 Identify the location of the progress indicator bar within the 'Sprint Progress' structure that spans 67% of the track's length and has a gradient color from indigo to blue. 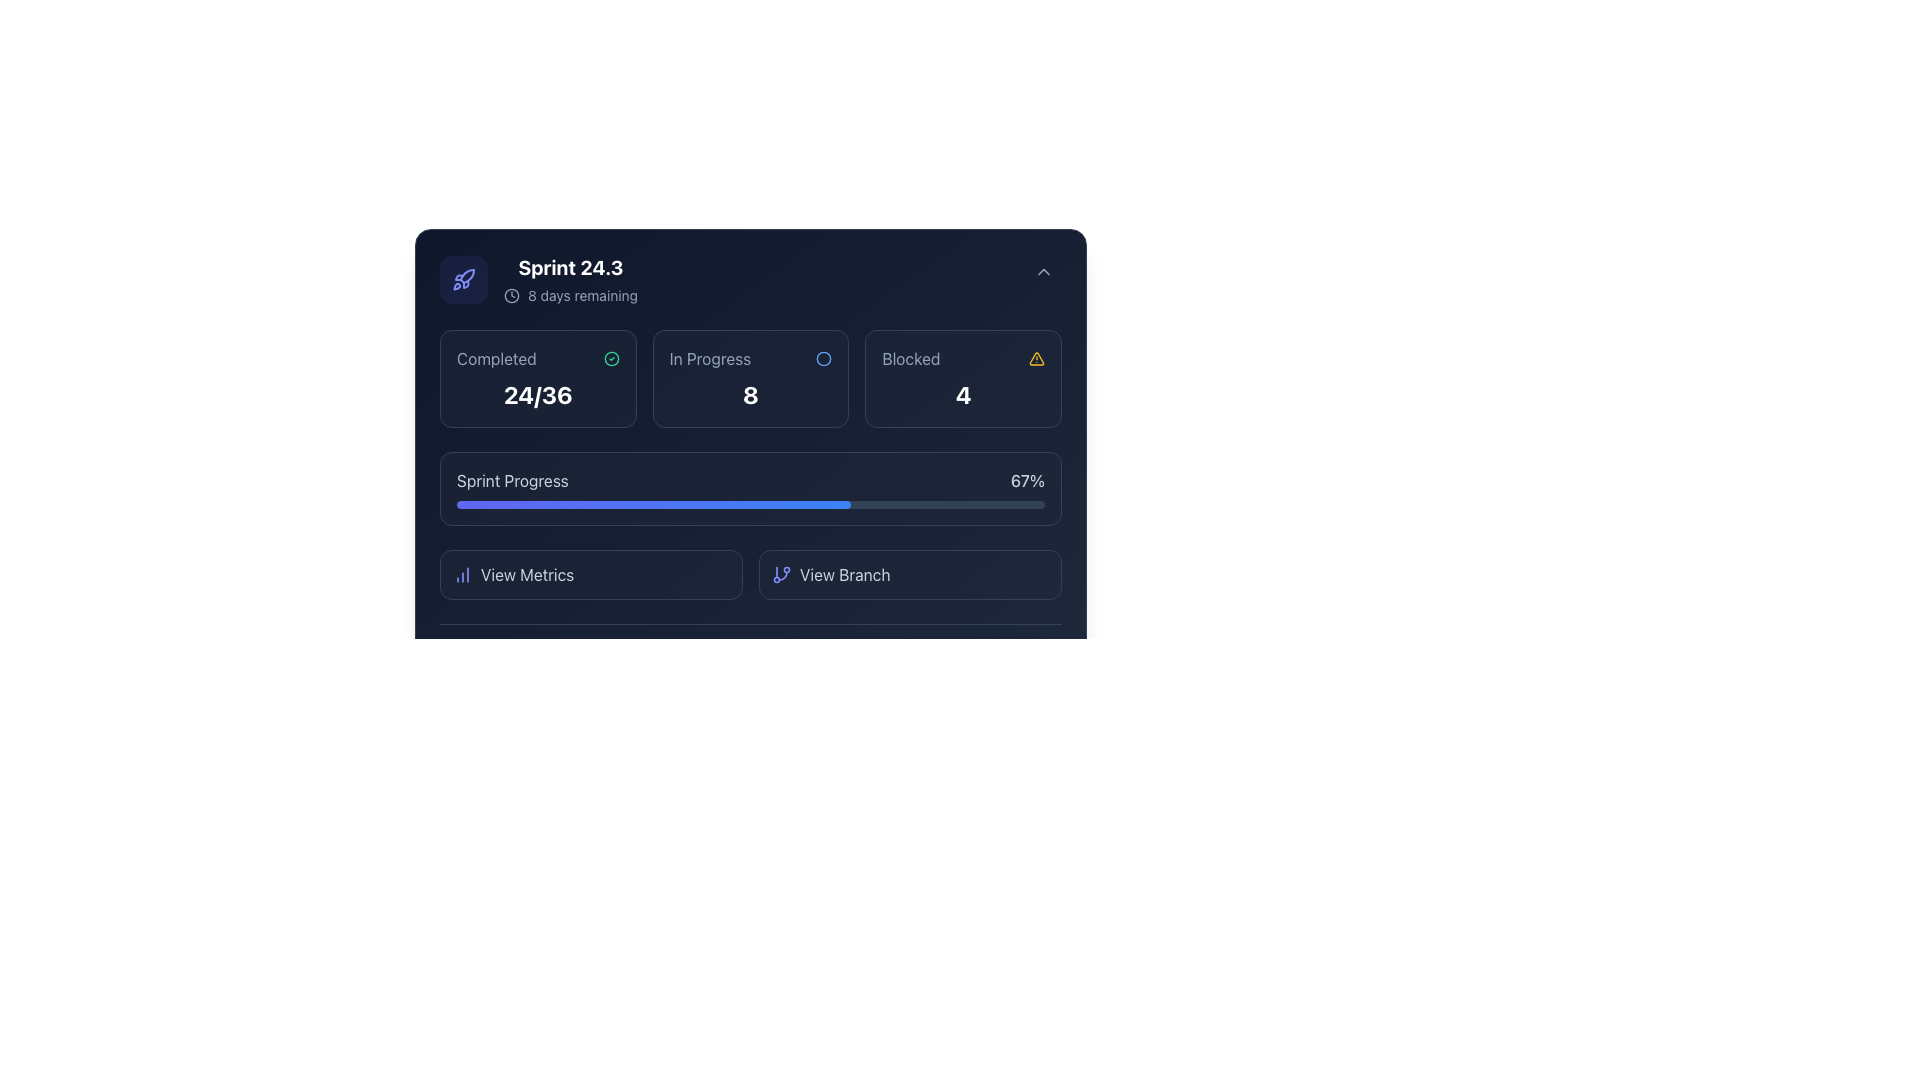
(653, 504).